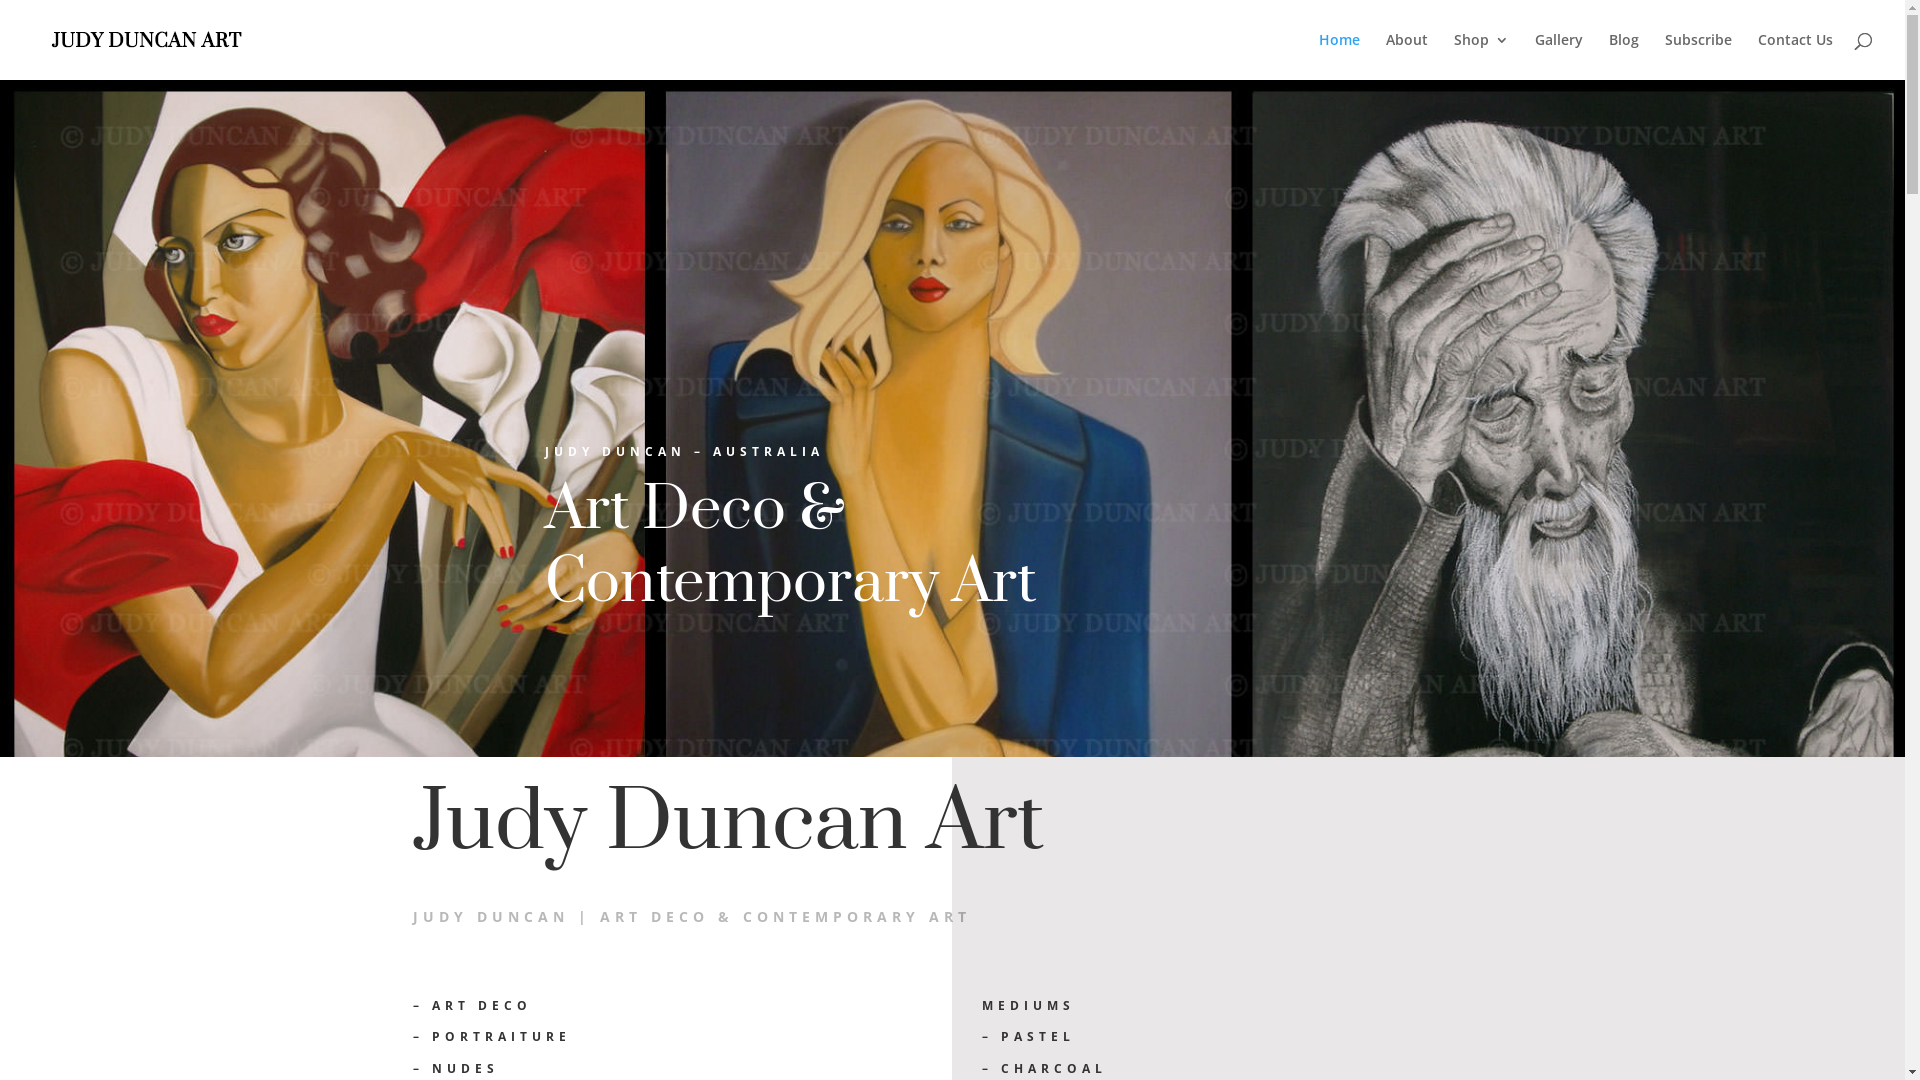 The image size is (1920, 1080). Describe the element at coordinates (1454, 55) in the screenshot. I see `'Shop'` at that location.